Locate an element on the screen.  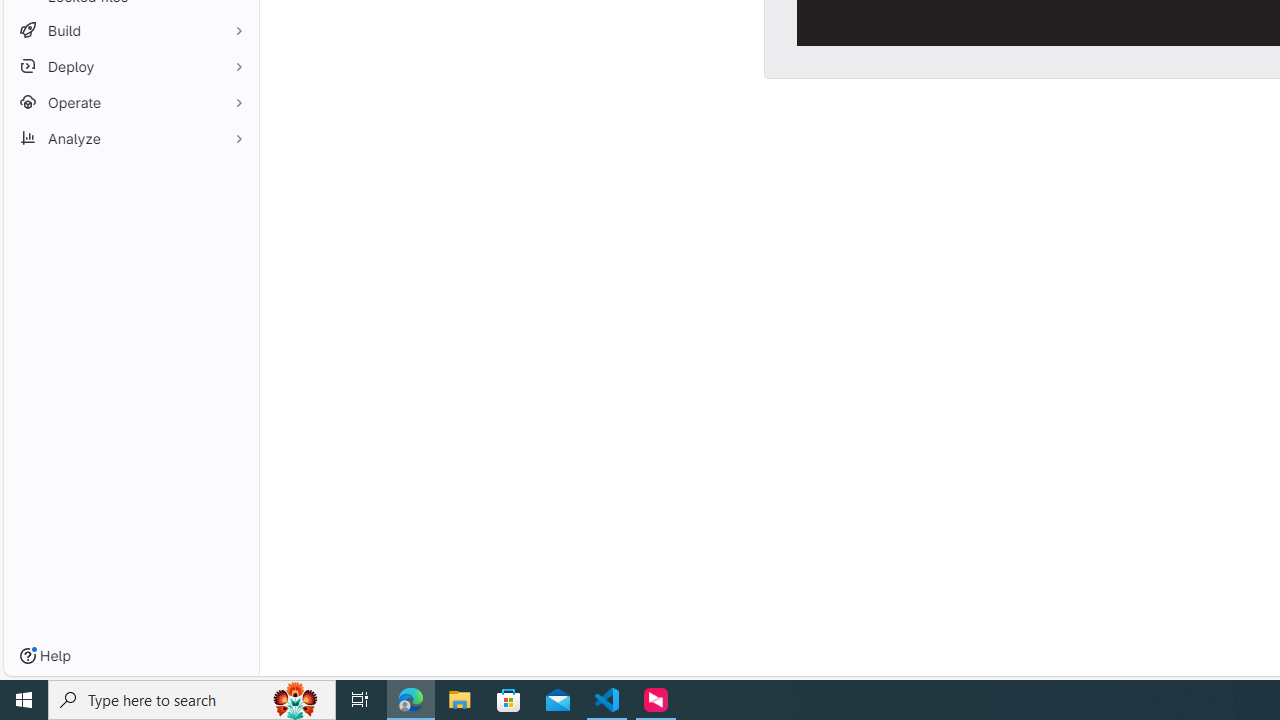
'Deploy' is located at coordinates (130, 65).